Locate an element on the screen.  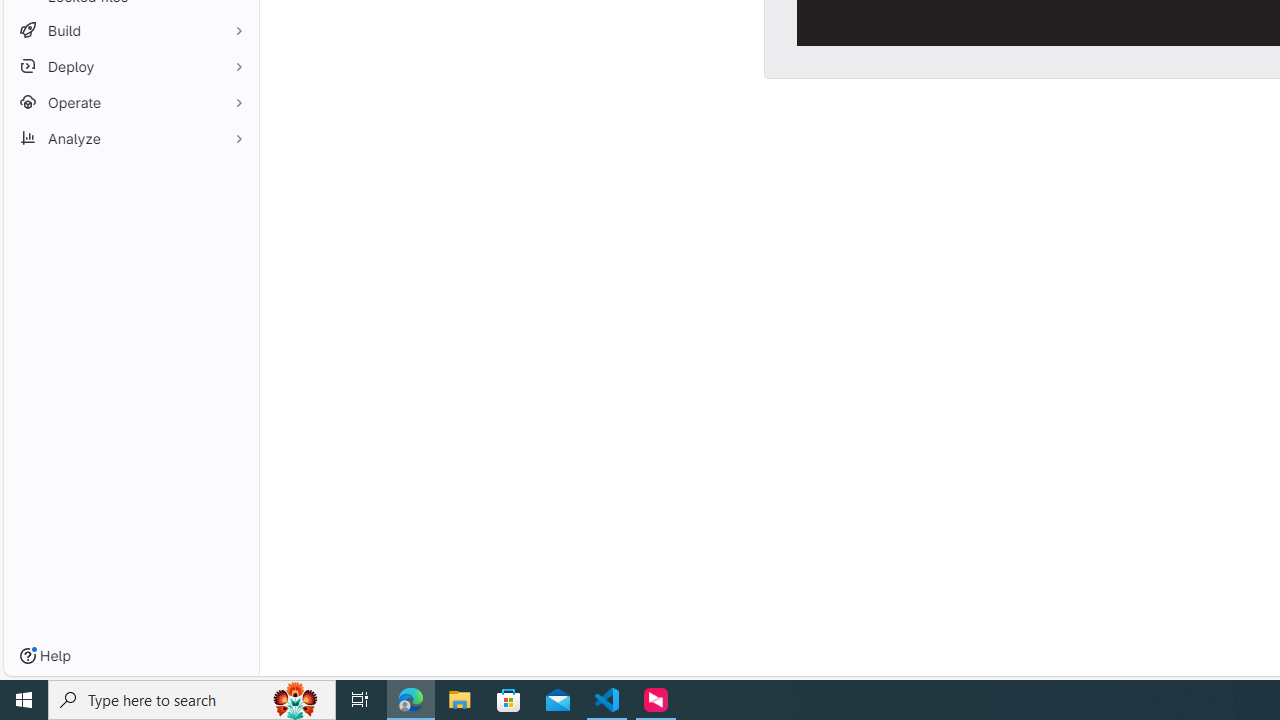
'Deploy' is located at coordinates (130, 65).